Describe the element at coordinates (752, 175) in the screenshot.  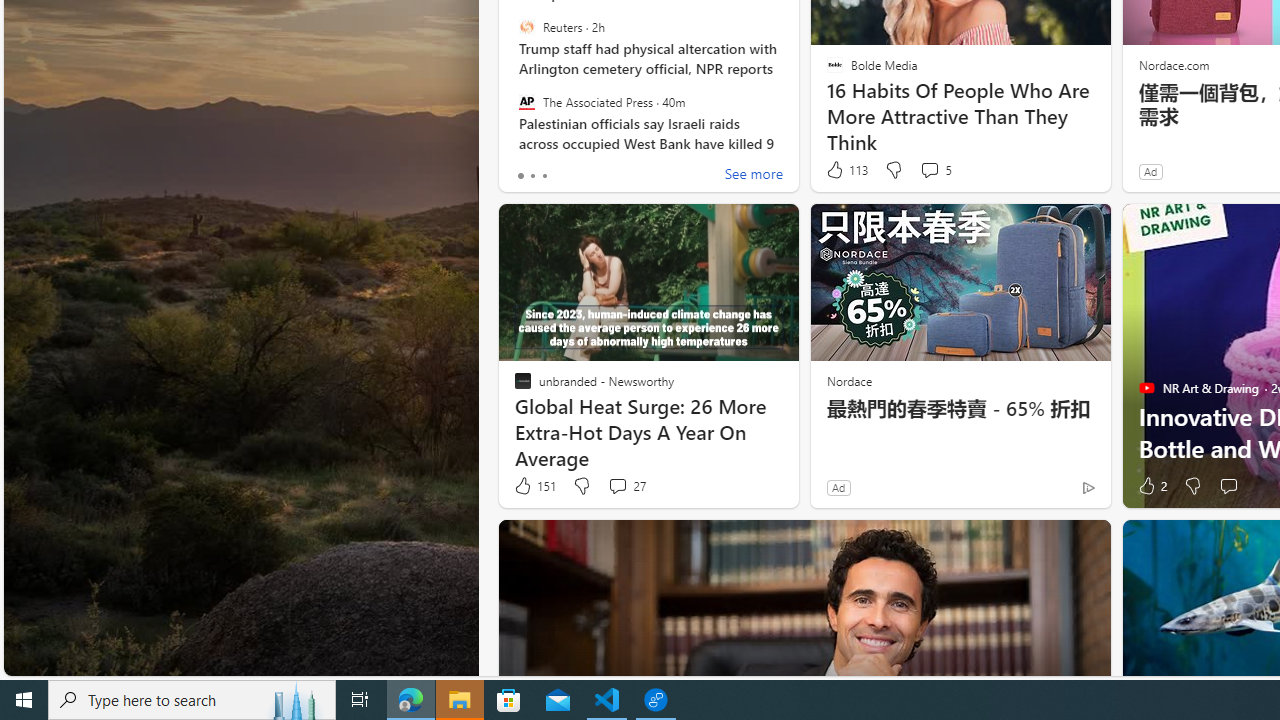
I see `'See more'` at that location.